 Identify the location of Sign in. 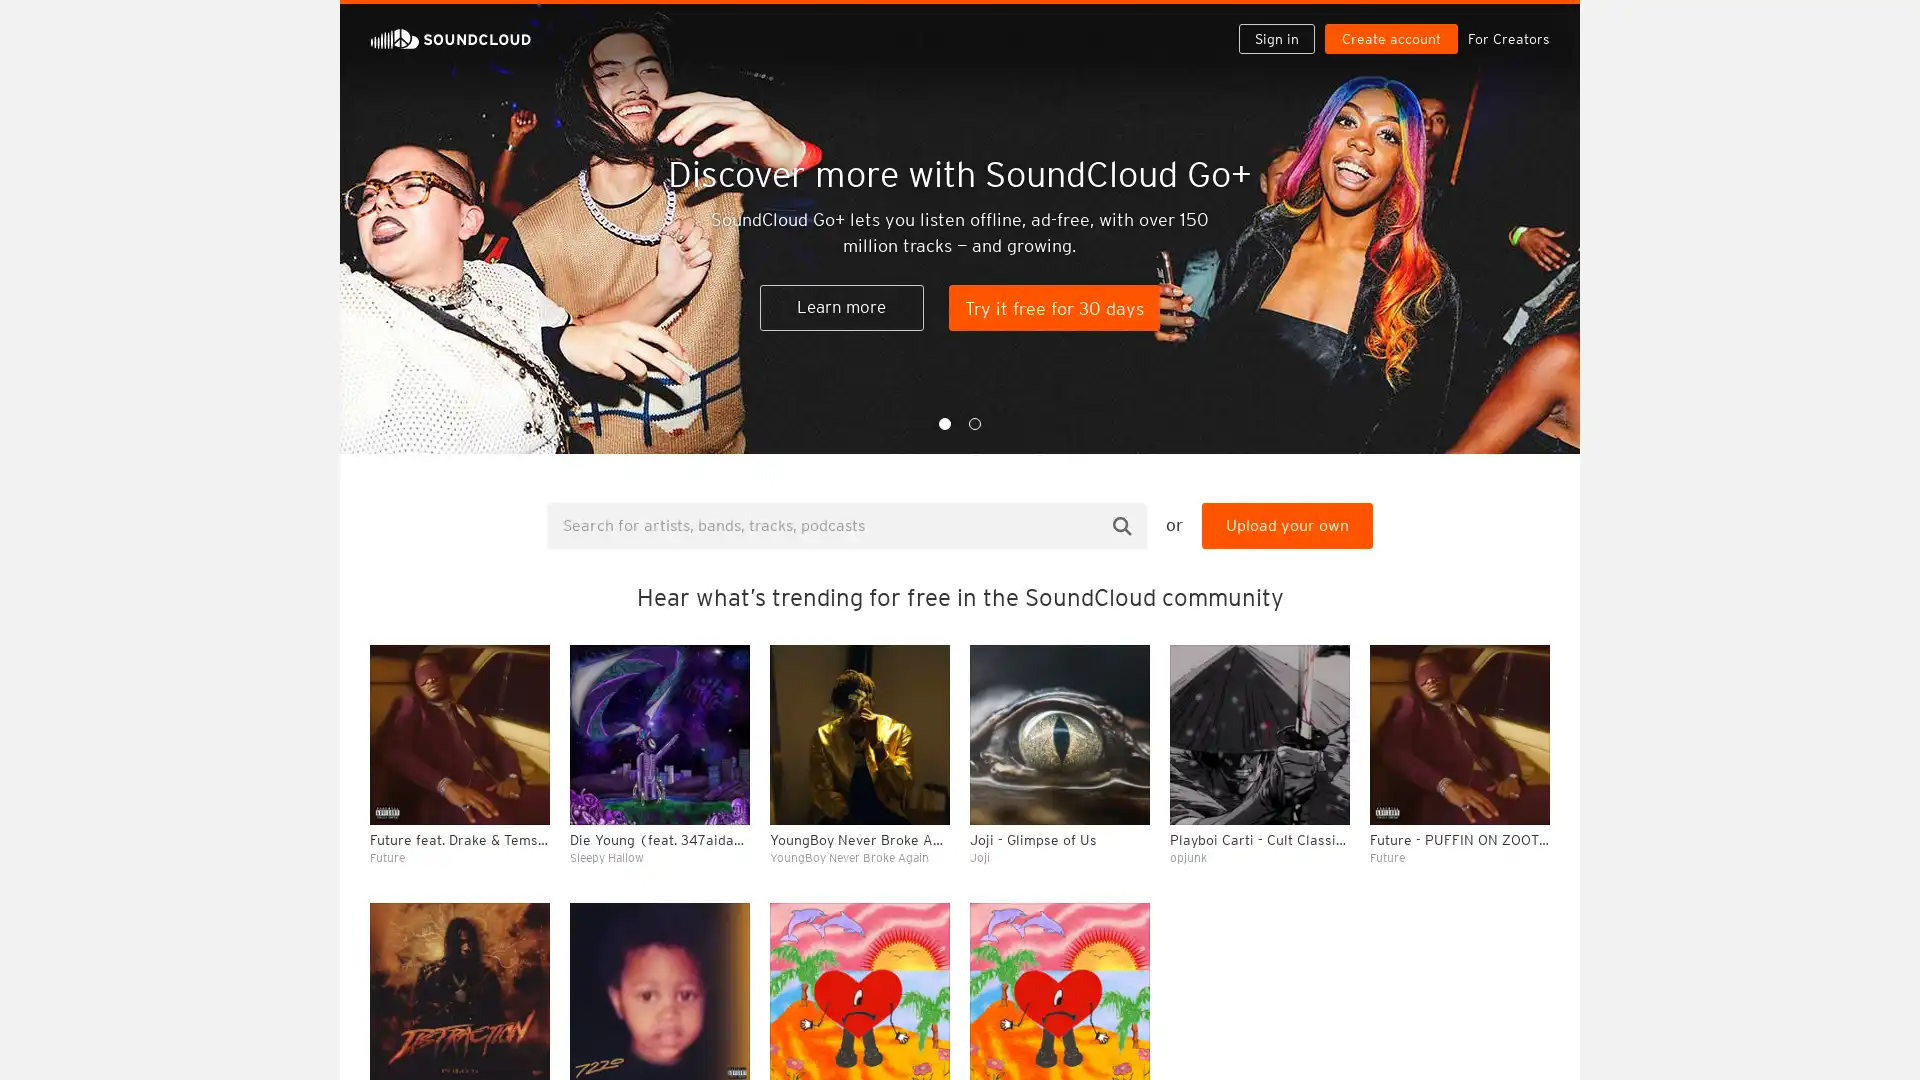
(1275, 38).